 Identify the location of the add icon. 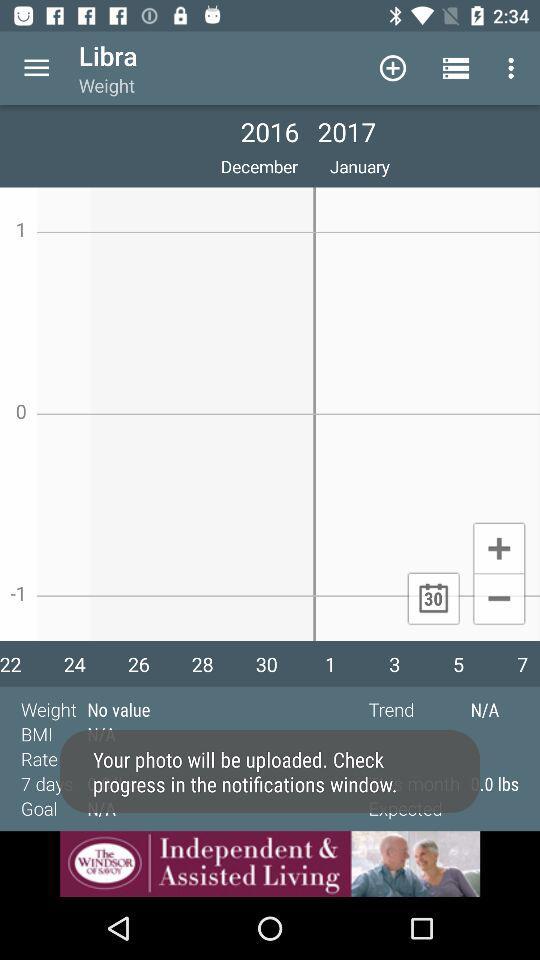
(498, 547).